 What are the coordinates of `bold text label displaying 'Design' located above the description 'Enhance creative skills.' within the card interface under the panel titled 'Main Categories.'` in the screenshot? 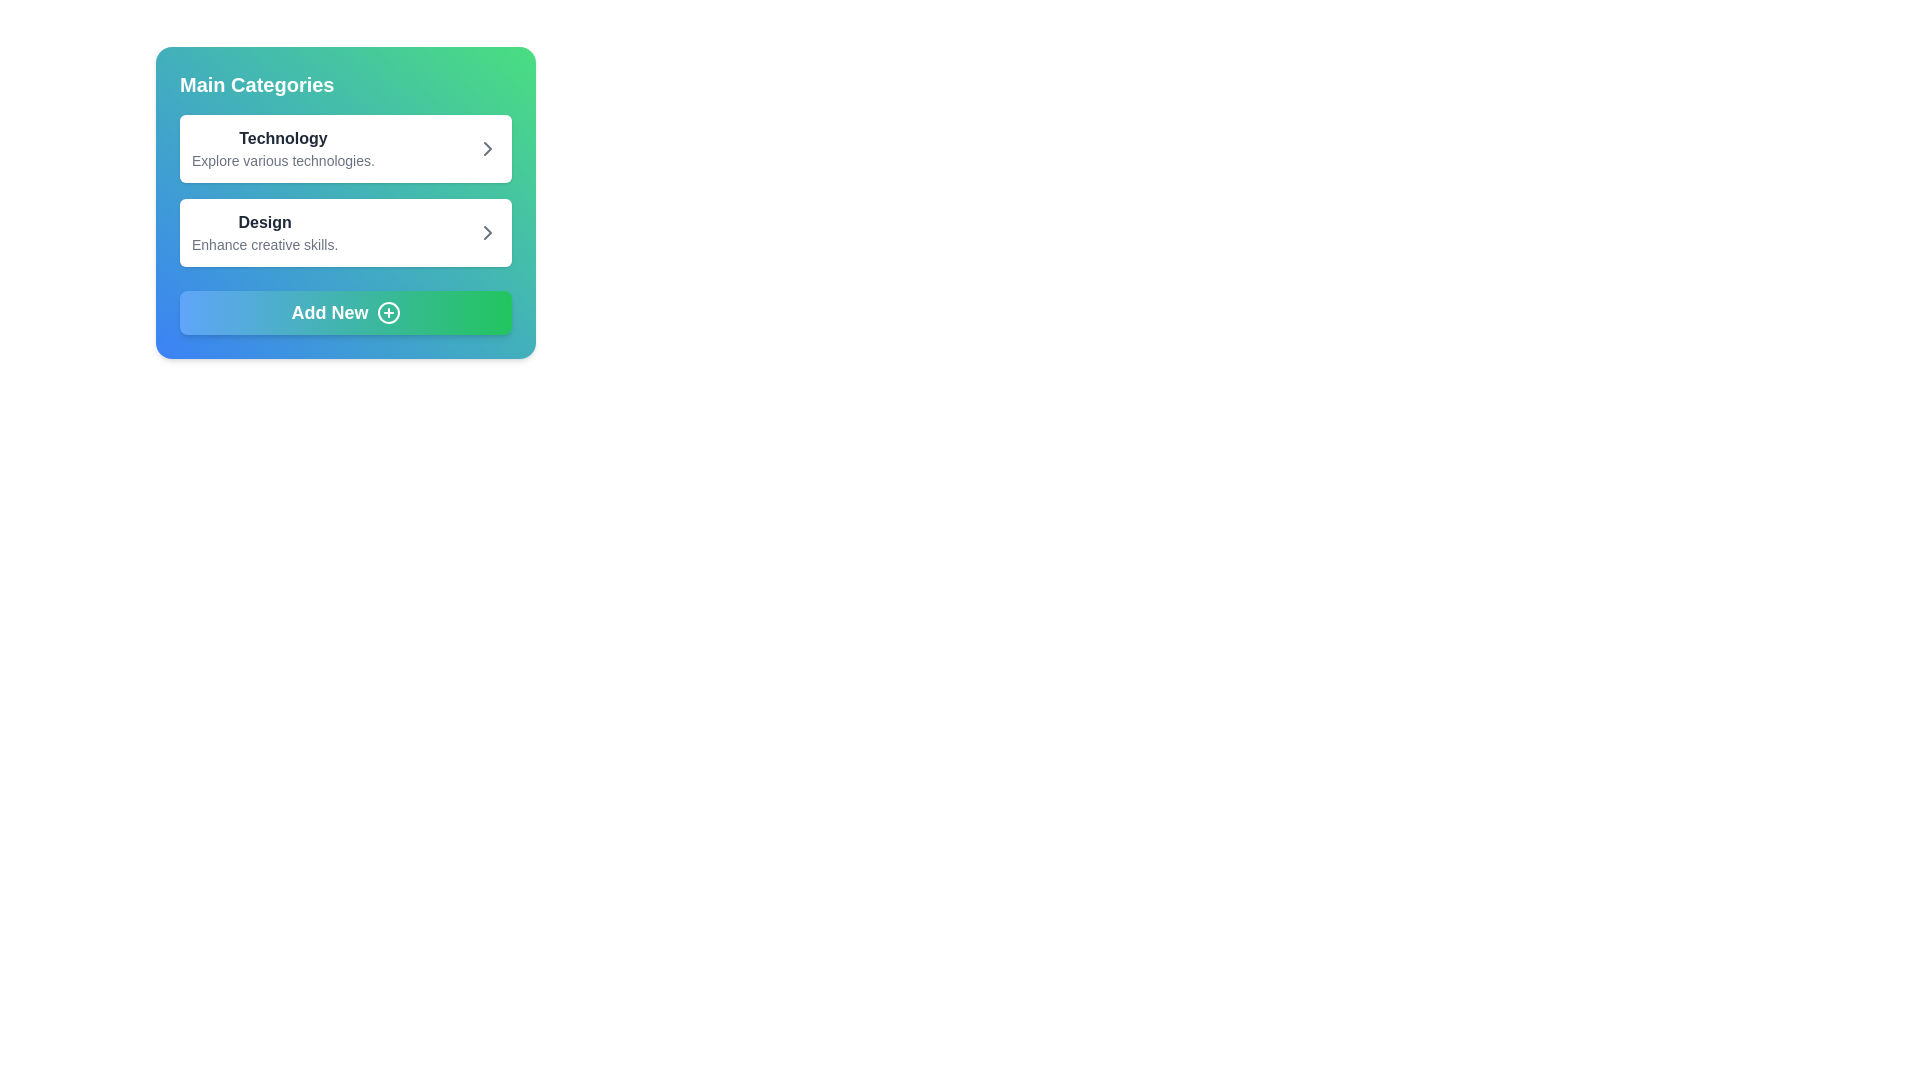 It's located at (264, 223).